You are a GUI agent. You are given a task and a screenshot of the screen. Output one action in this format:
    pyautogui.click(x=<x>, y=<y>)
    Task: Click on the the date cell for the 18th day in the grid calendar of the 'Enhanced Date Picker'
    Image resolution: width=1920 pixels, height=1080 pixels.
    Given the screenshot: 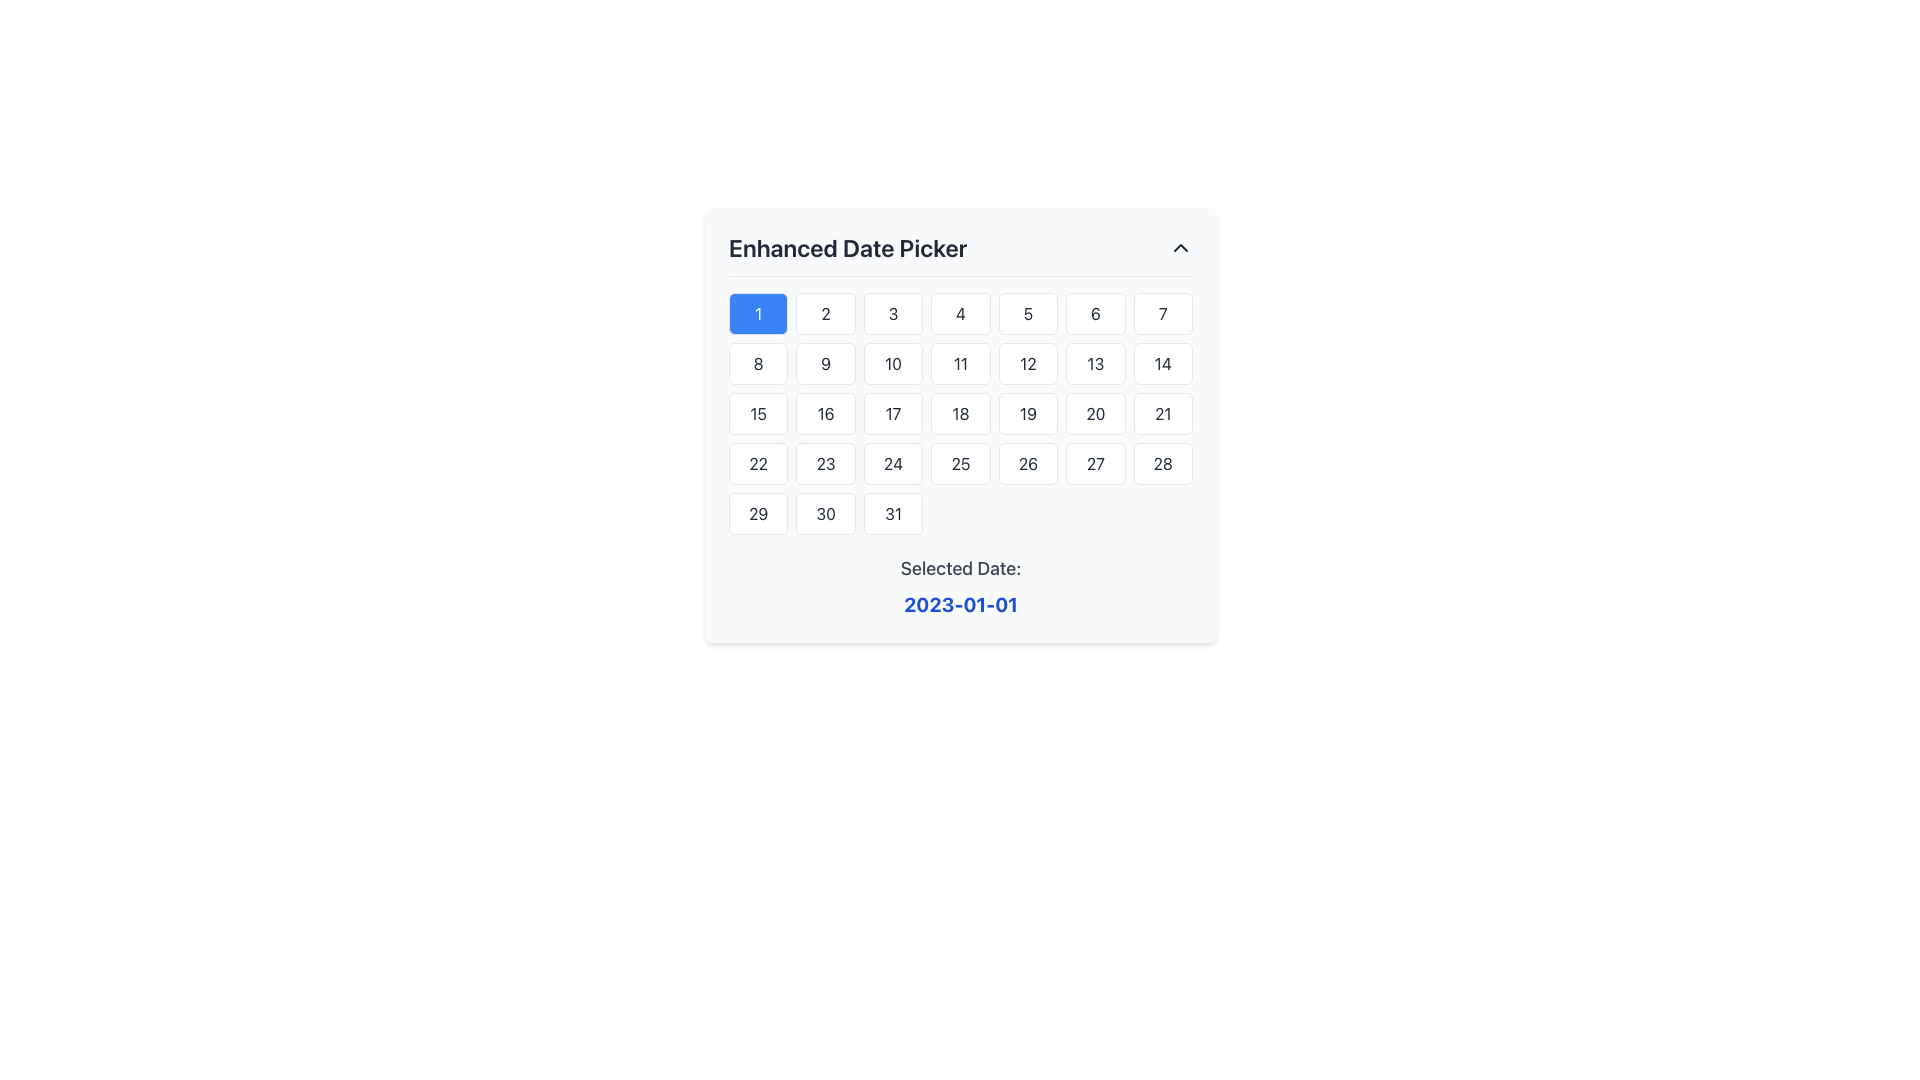 What is the action you would take?
    pyautogui.click(x=960, y=412)
    